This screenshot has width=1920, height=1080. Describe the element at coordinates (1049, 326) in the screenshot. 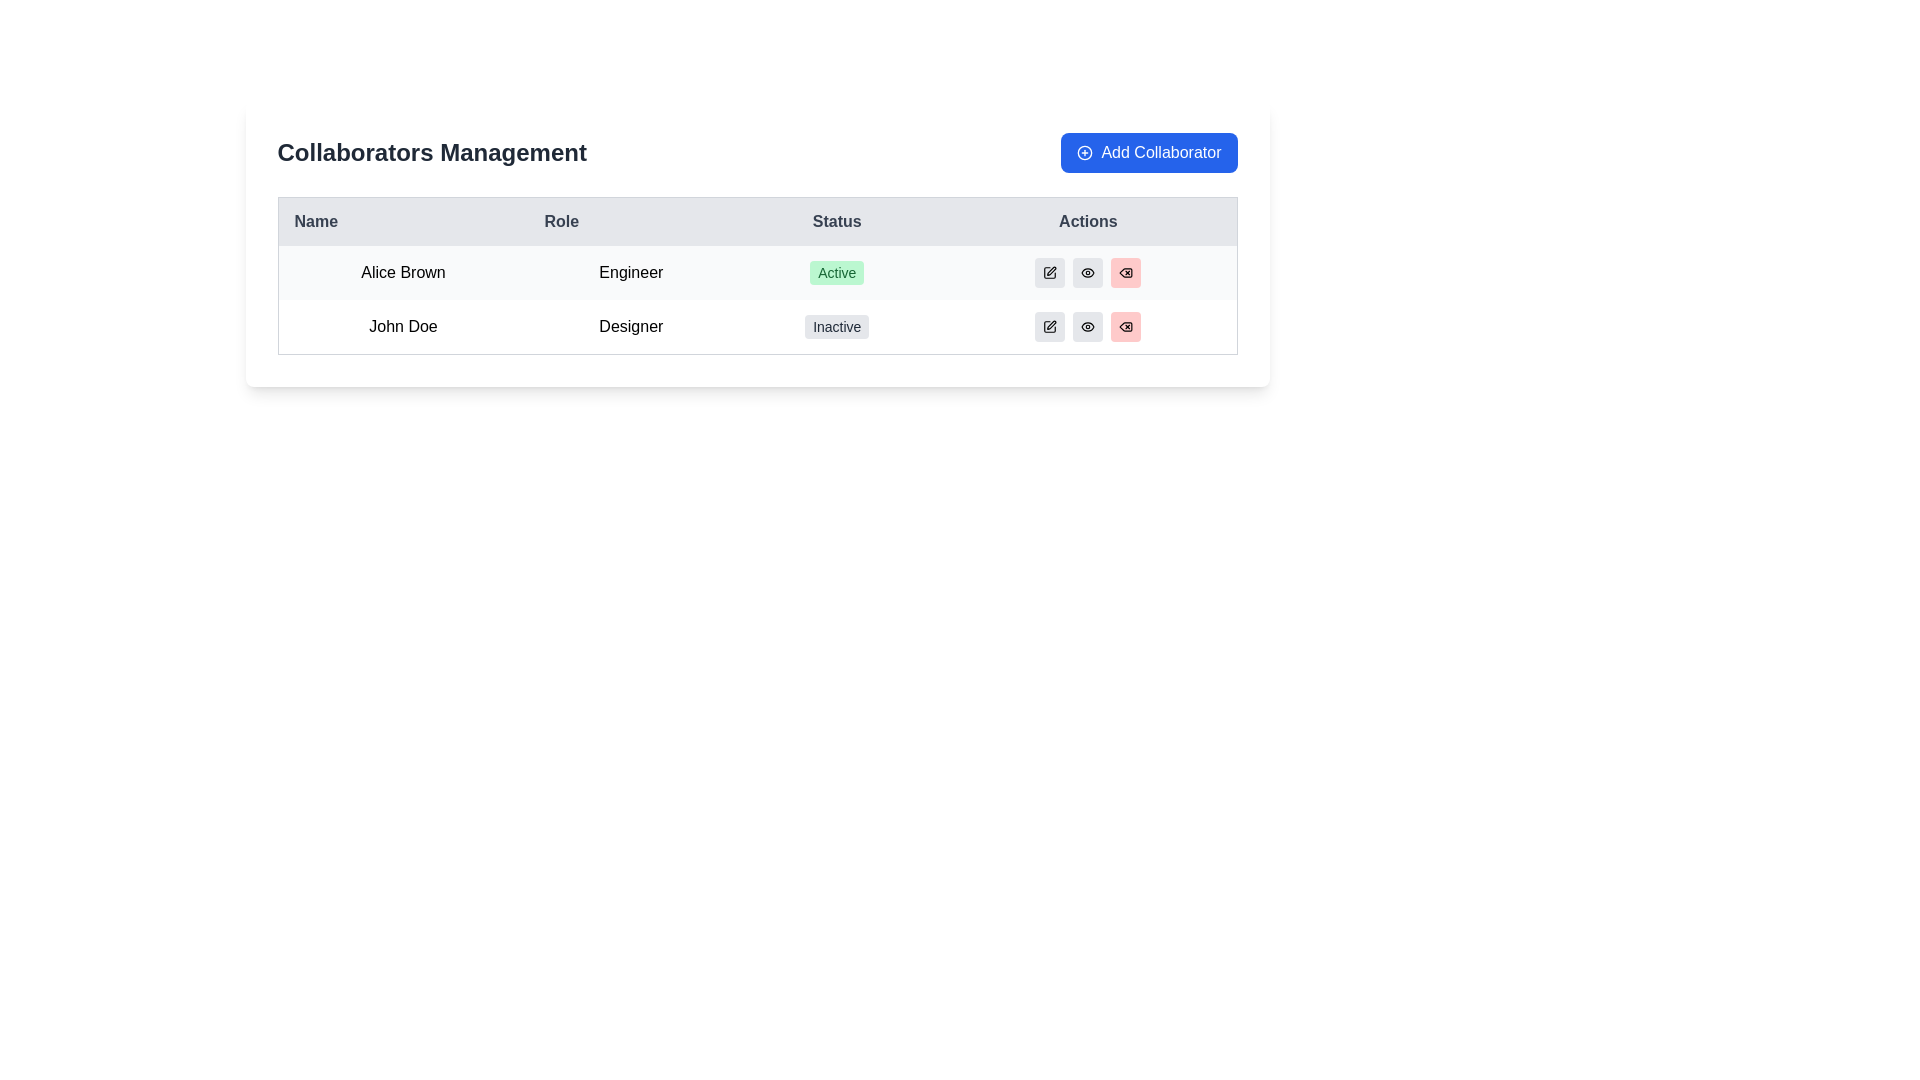

I see `the edit icon, which is a square-shaped icon with rounded corners and a pen symbol overlay located directly beneath the 'Actions' section in the second row of the action buttons` at that location.